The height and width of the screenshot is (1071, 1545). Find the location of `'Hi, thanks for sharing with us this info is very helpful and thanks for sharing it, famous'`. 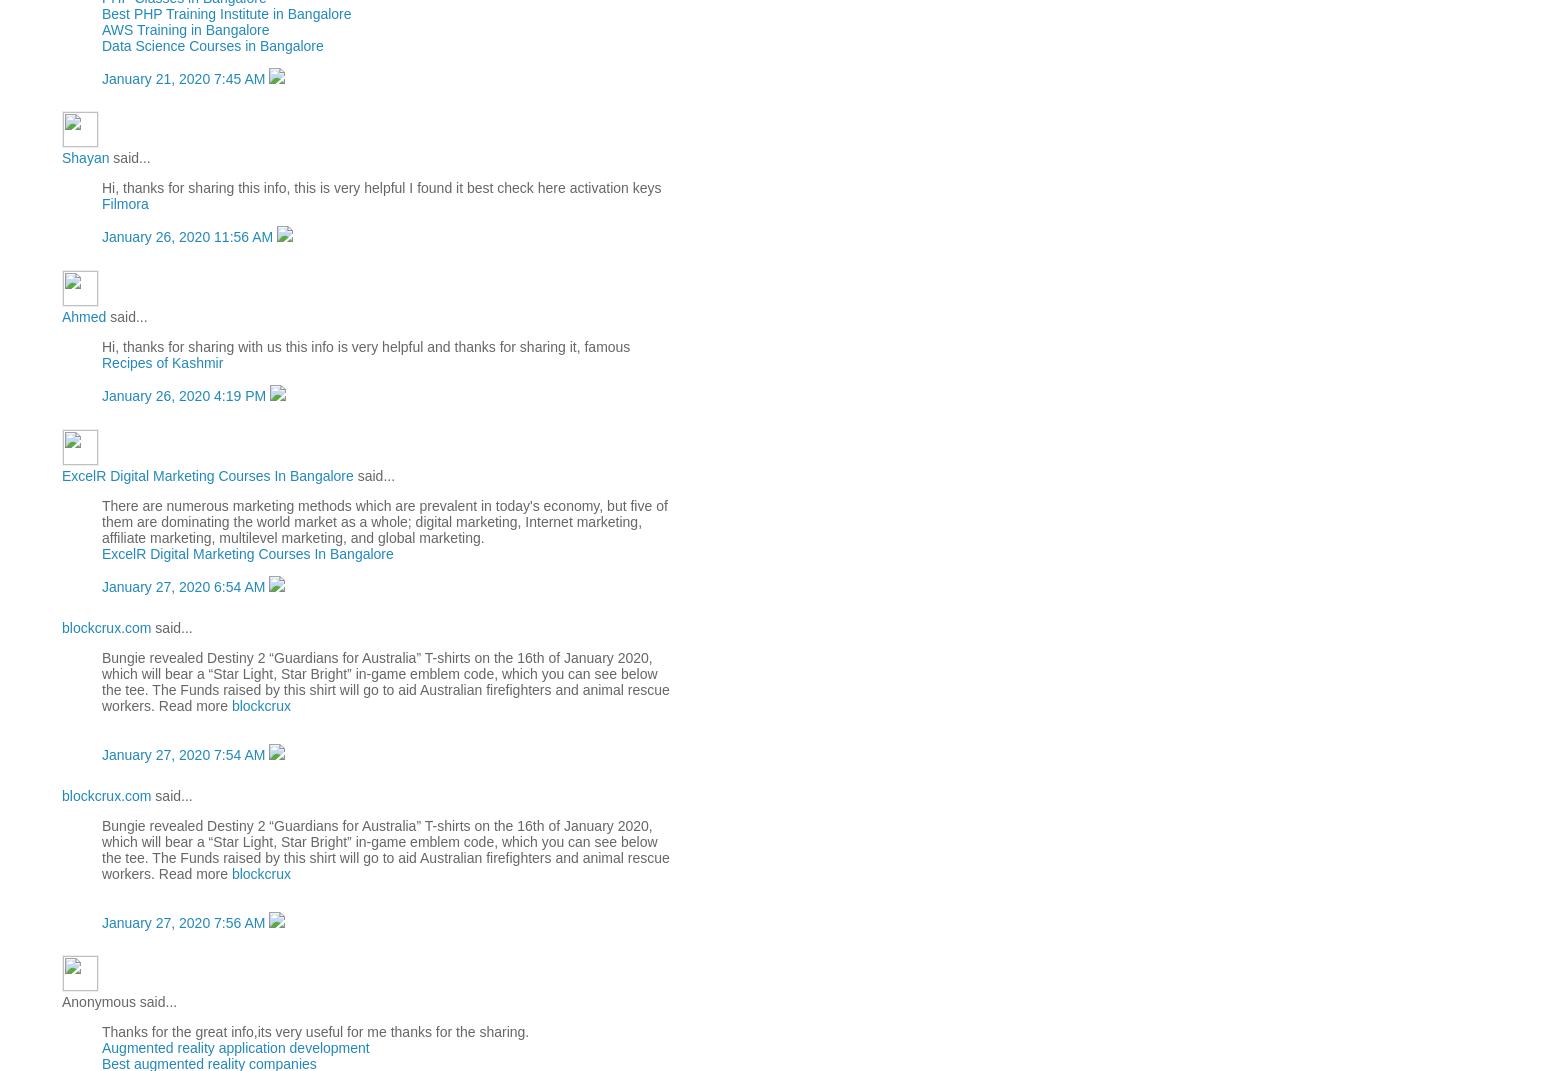

'Hi, thanks for sharing with us this info is very helpful and thanks for sharing it, famous' is located at coordinates (365, 346).